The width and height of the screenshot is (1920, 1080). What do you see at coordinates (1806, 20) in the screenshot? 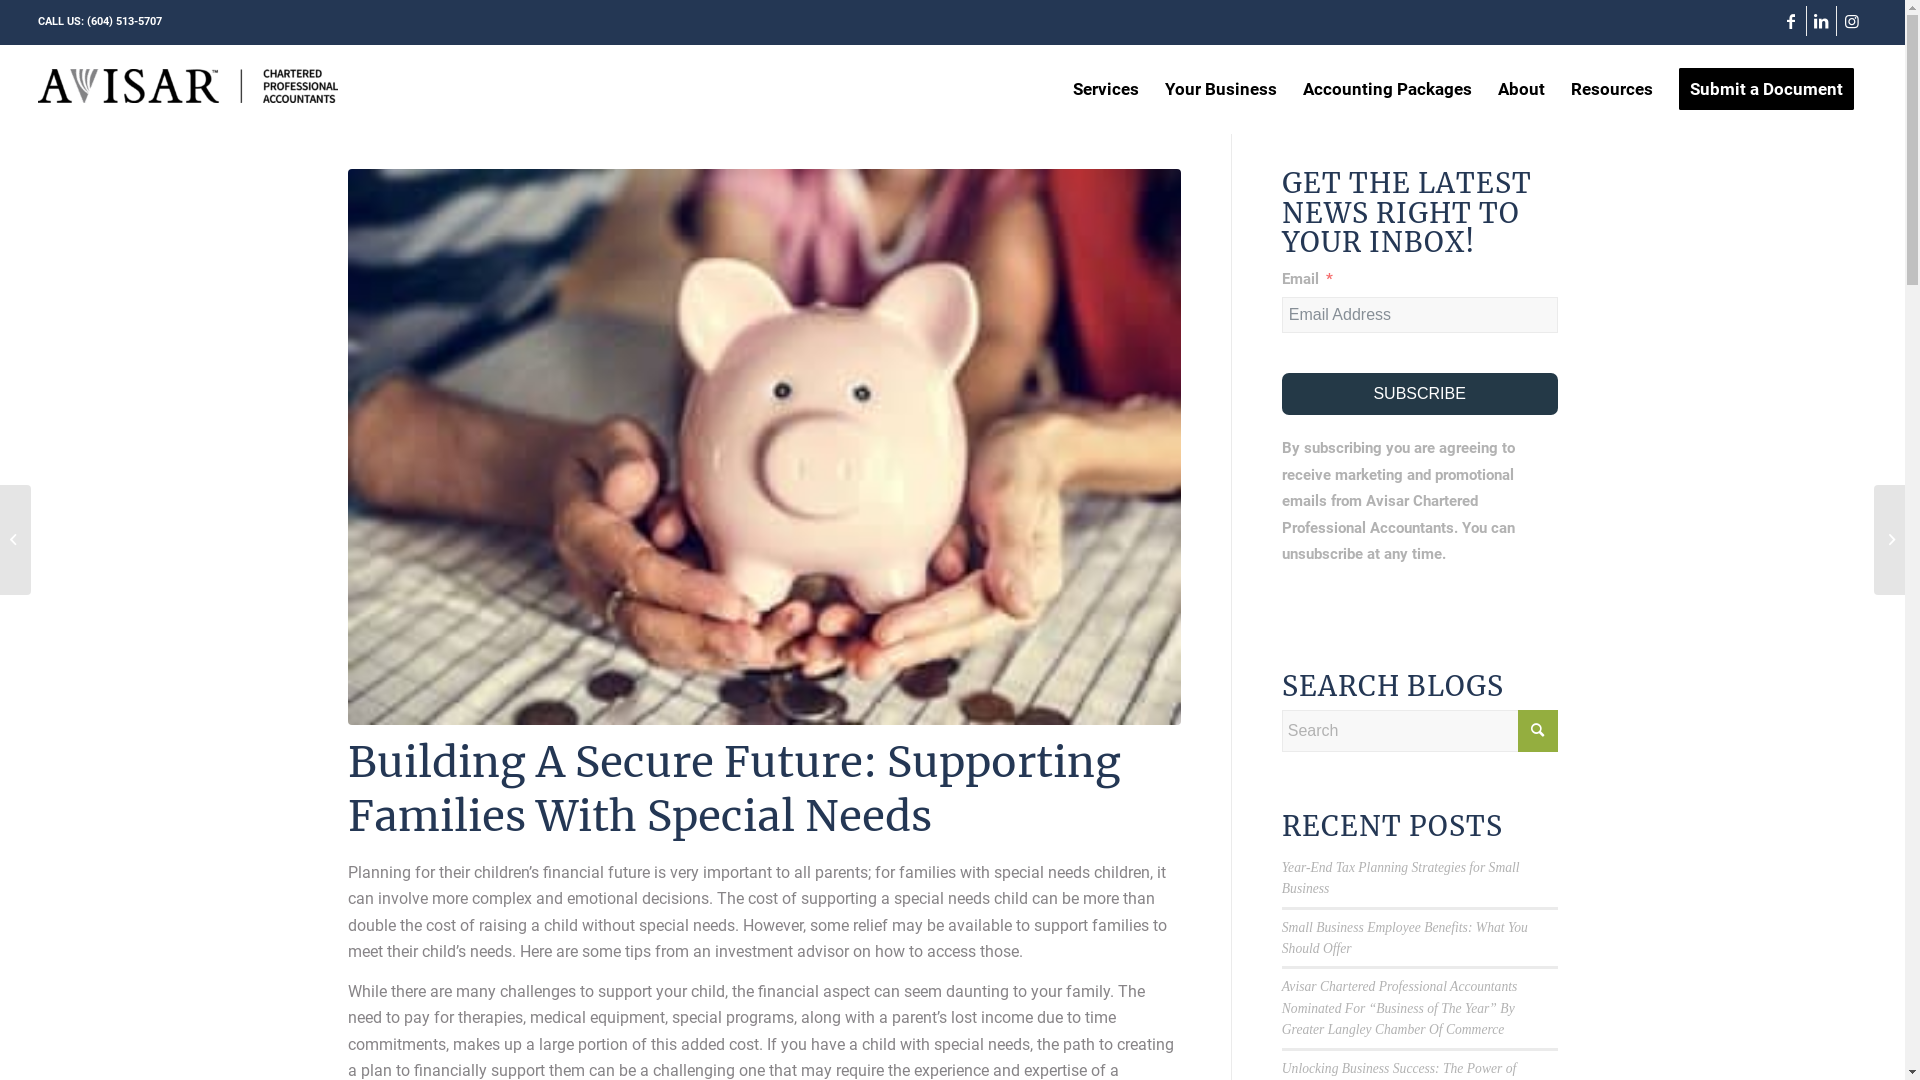
I see `'LinkedIn'` at bounding box center [1806, 20].